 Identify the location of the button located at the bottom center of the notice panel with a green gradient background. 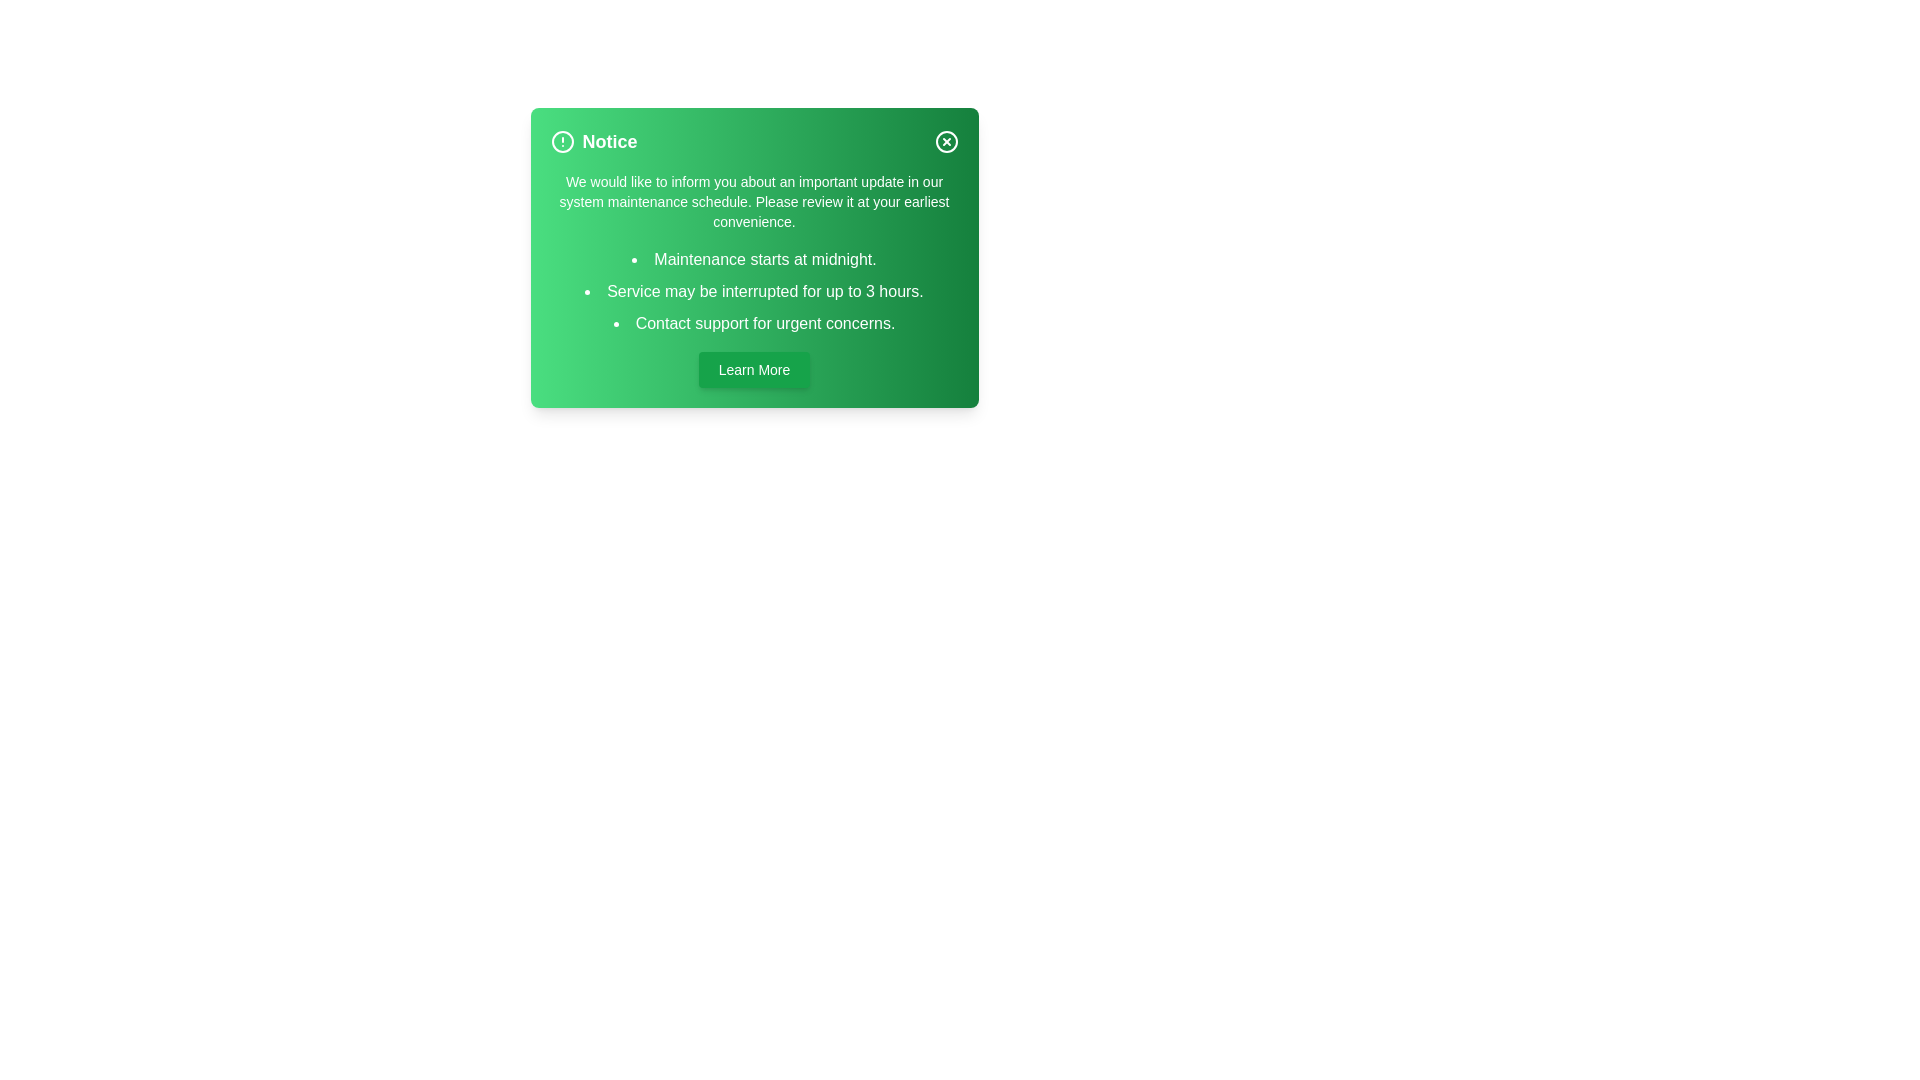
(753, 370).